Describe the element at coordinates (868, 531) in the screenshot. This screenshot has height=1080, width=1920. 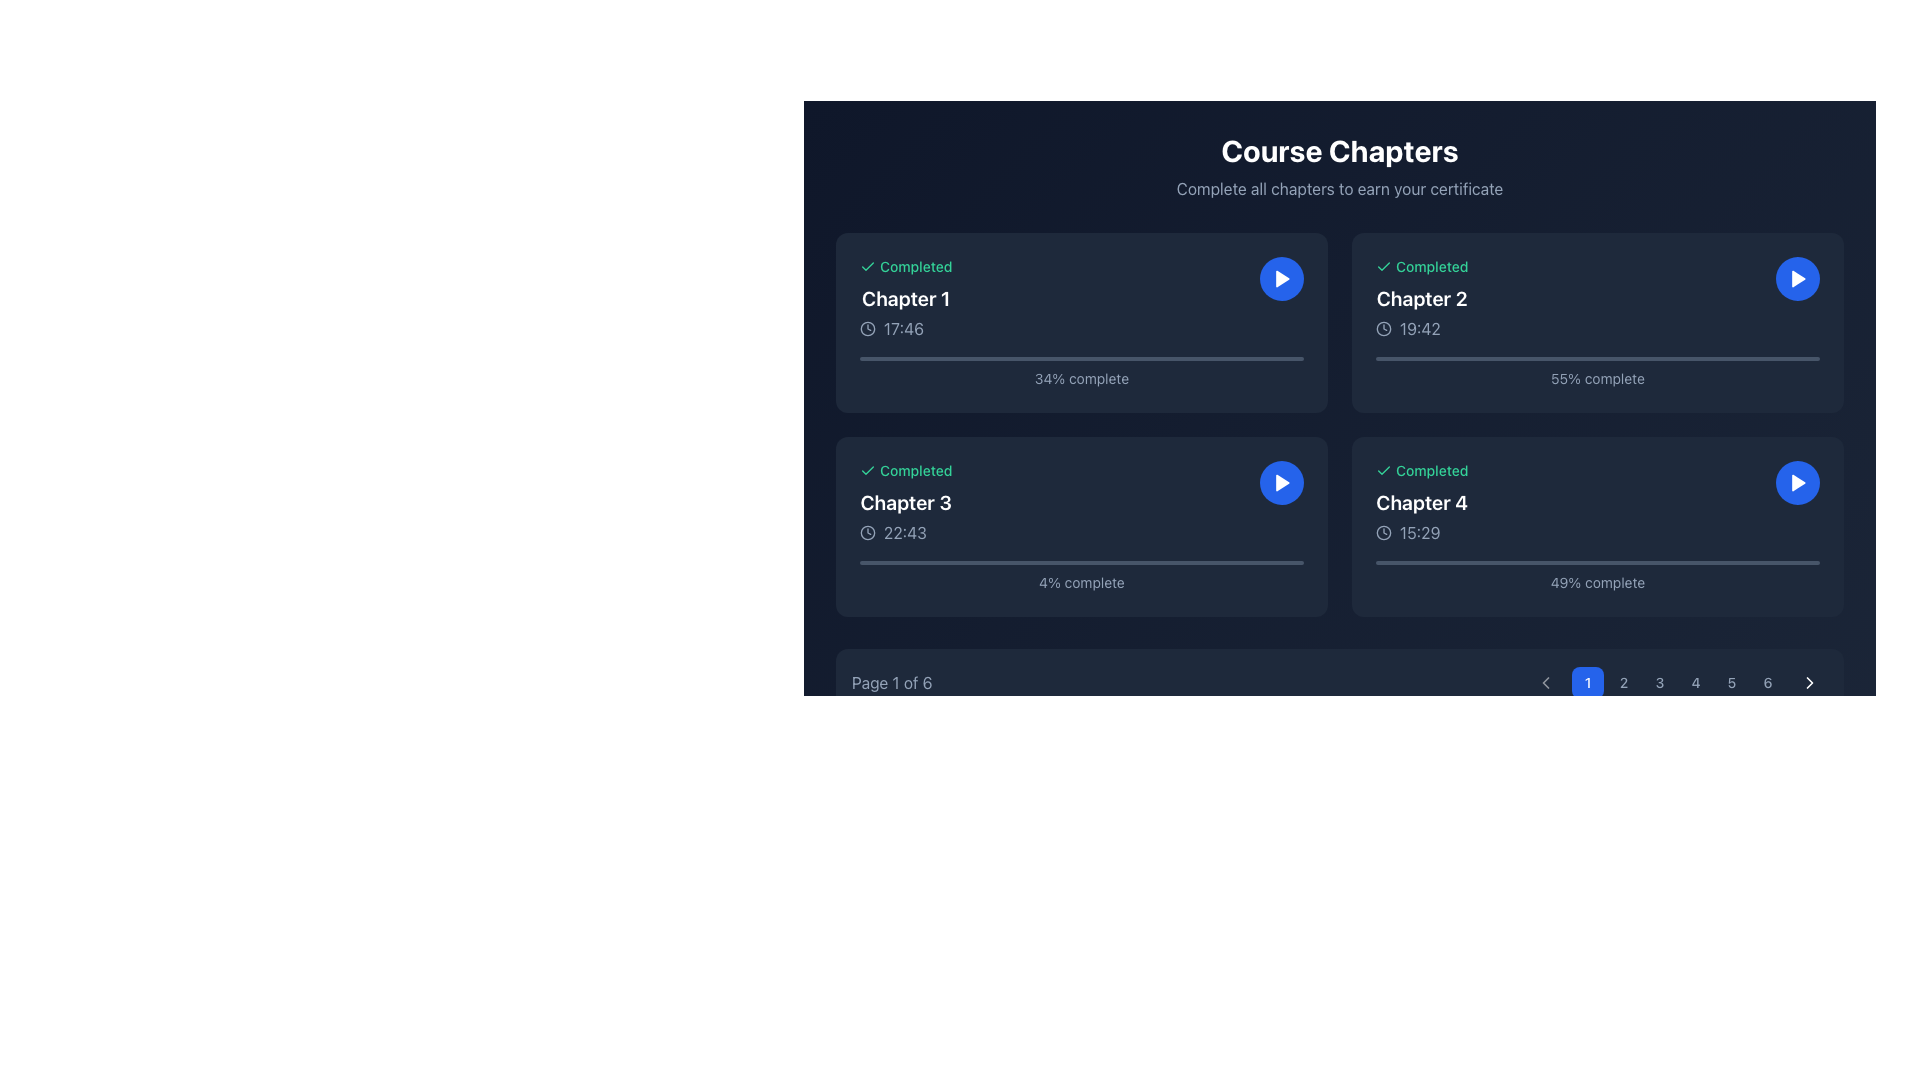
I see `icon located to the left of the text '22:43' in the Chapter 3 row to view its properties` at that location.